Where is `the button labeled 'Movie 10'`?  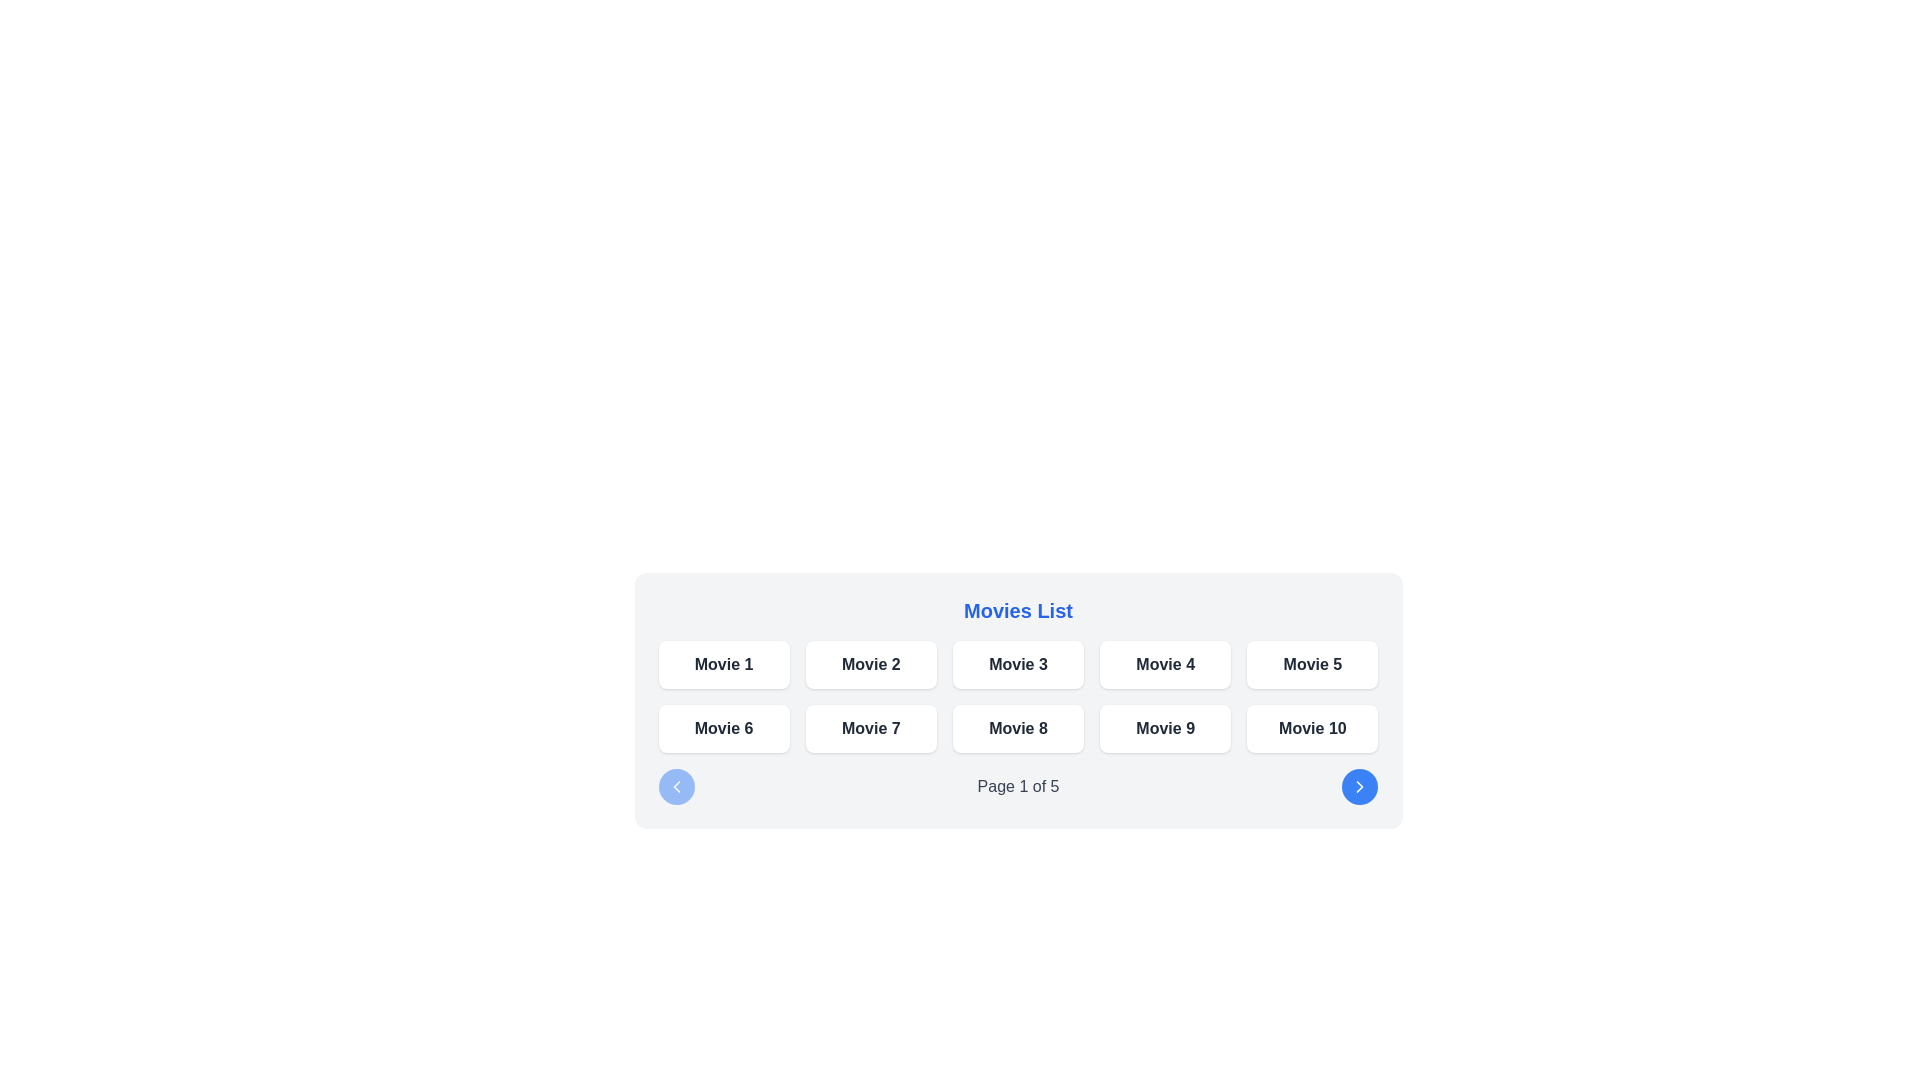
the button labeled 'Movie 10' is located at coordinates (1312, 729).